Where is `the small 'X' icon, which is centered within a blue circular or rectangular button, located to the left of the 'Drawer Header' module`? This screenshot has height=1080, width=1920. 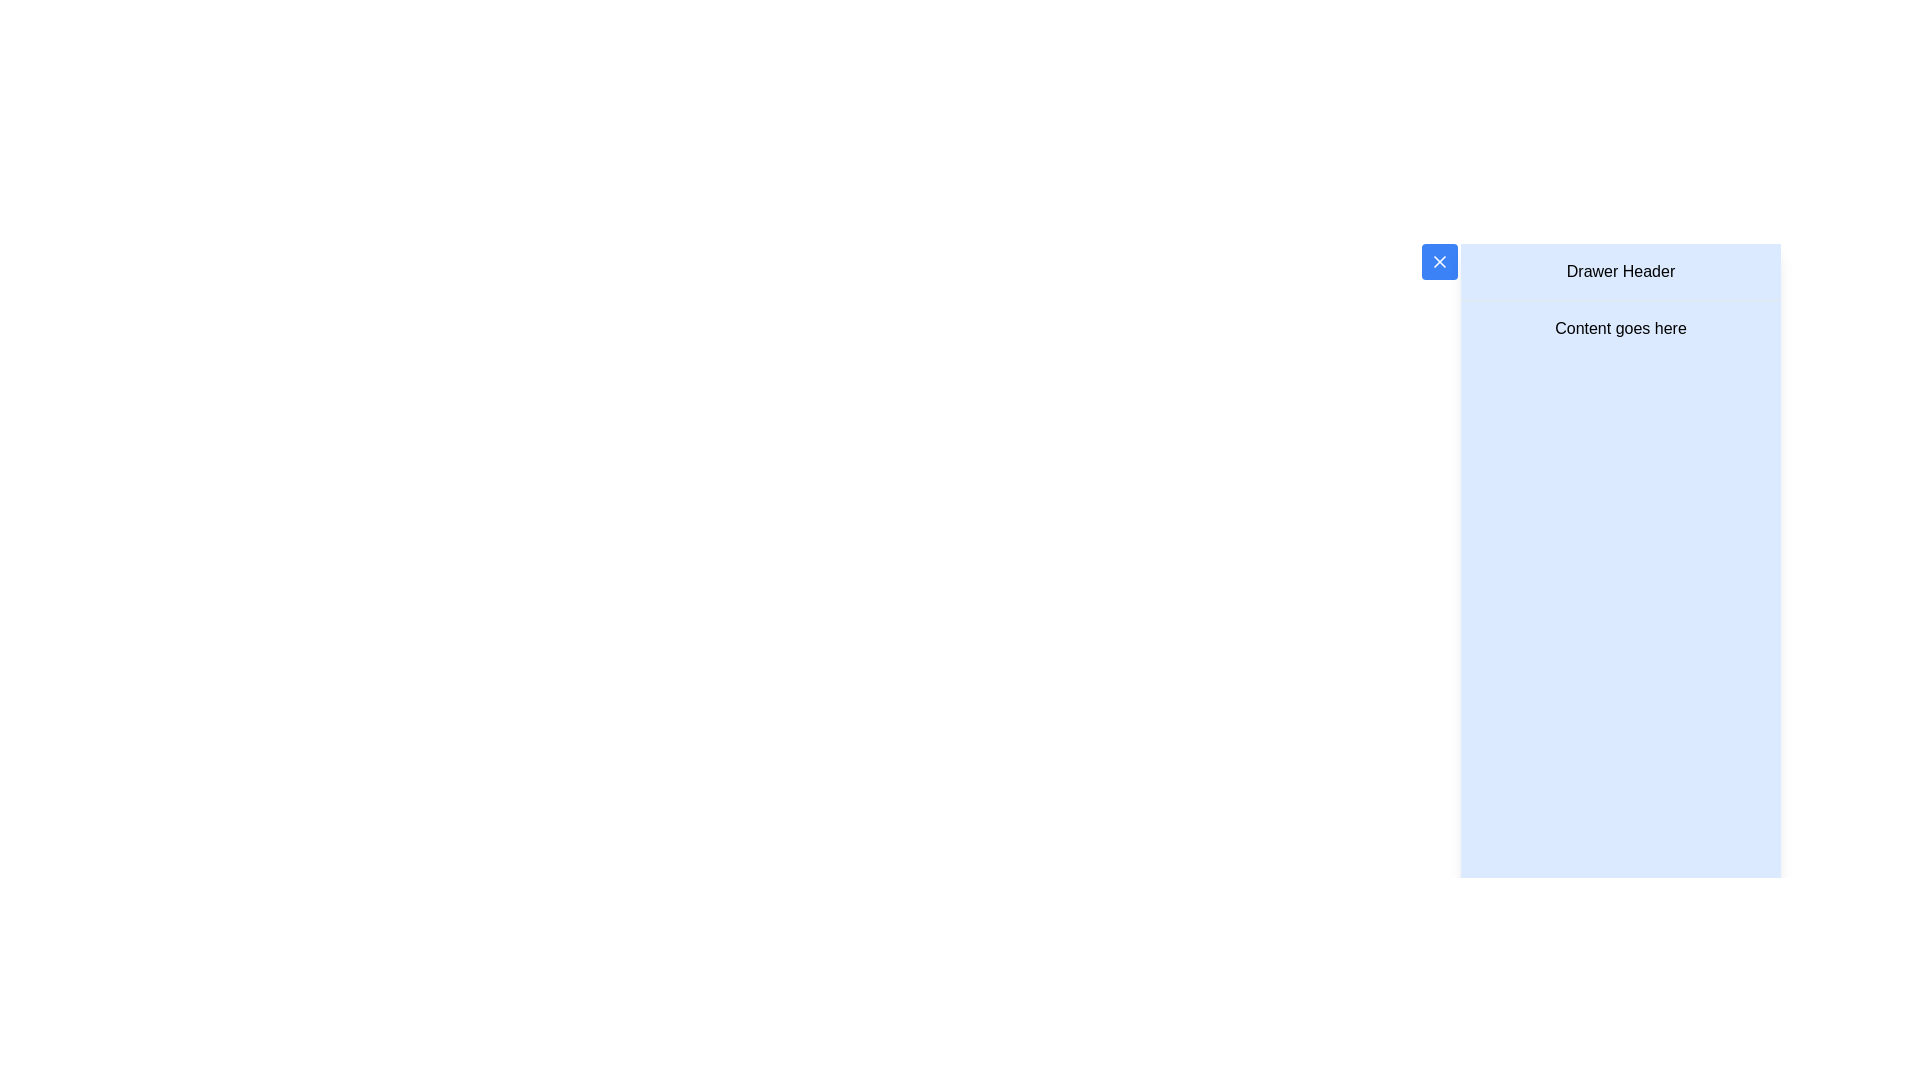 the small 'X' icon, which is centered within a blue circular or rectangular button, located to the left of the 'Drawer Header' module is located at coordinates (1438, 261).